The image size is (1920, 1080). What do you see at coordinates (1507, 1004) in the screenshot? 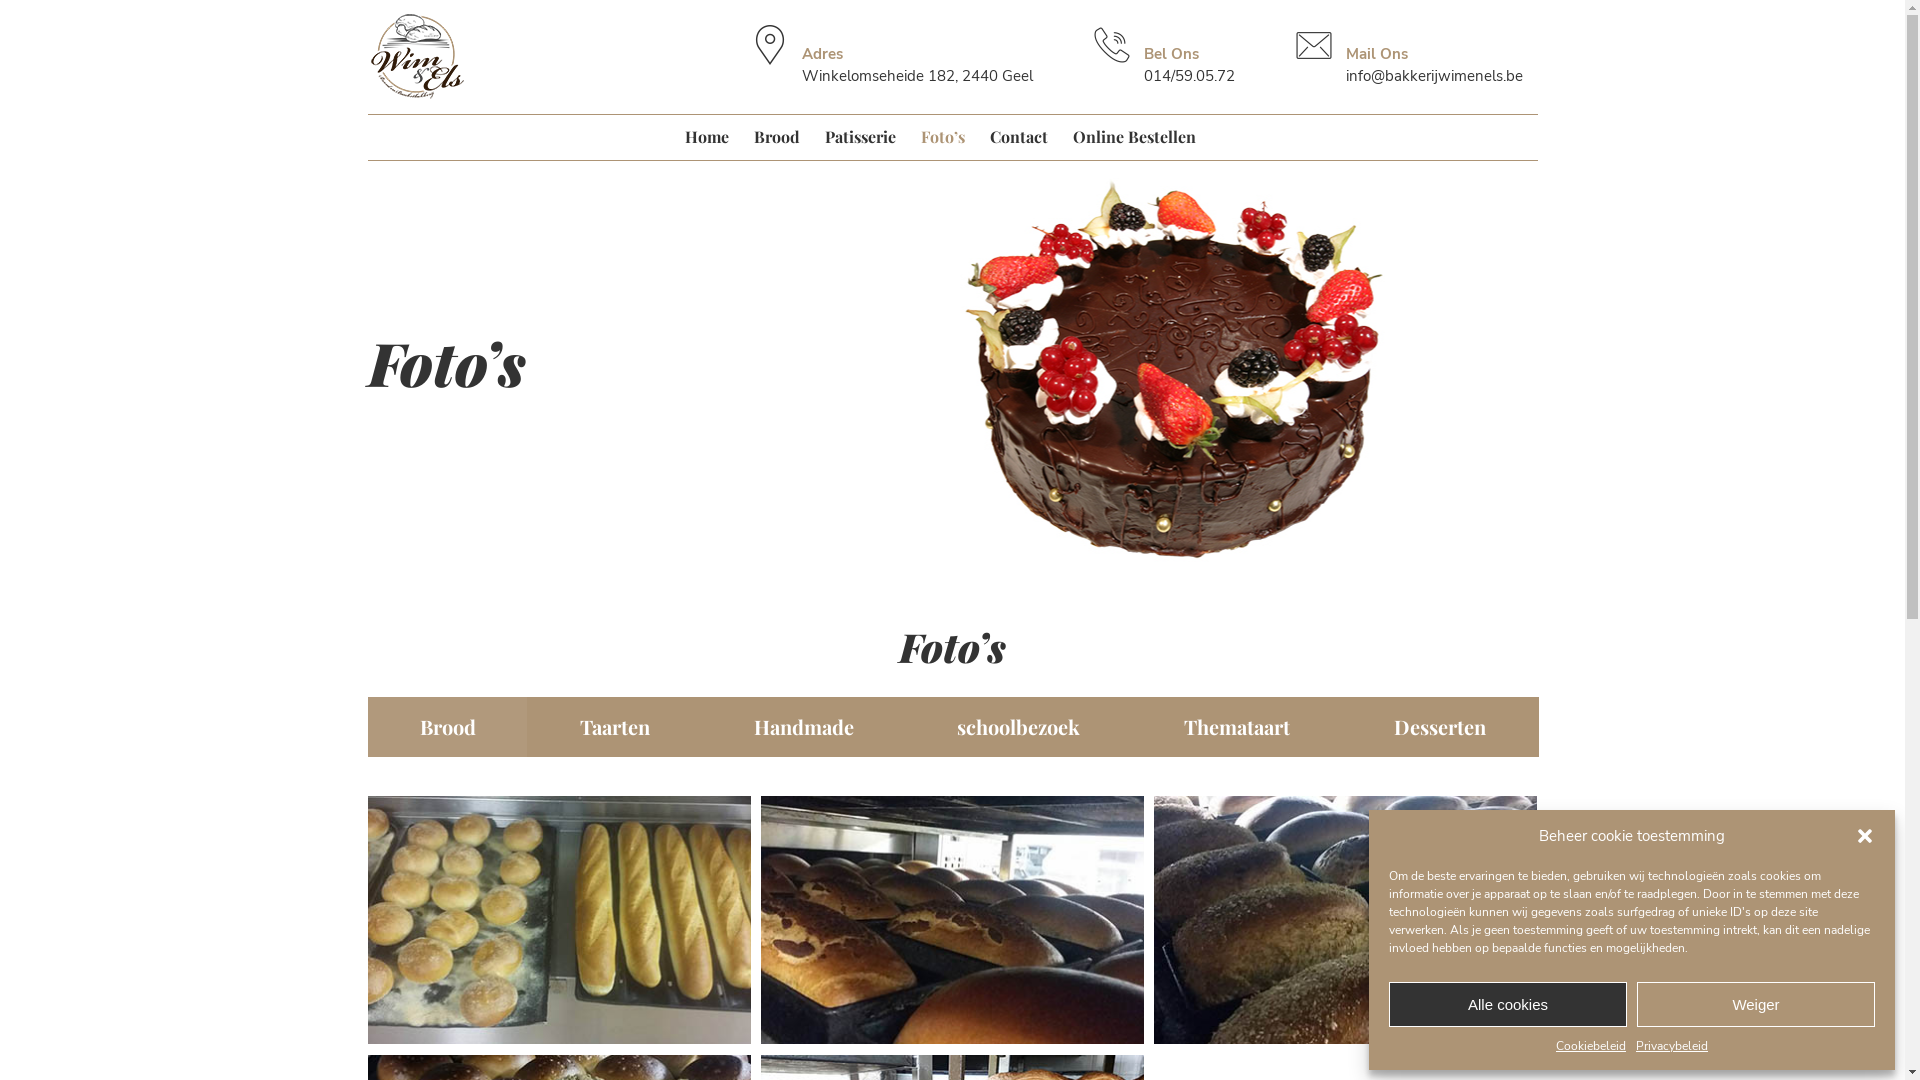
I see `'Alle cookies'` at bounding box center [1507, 1004].